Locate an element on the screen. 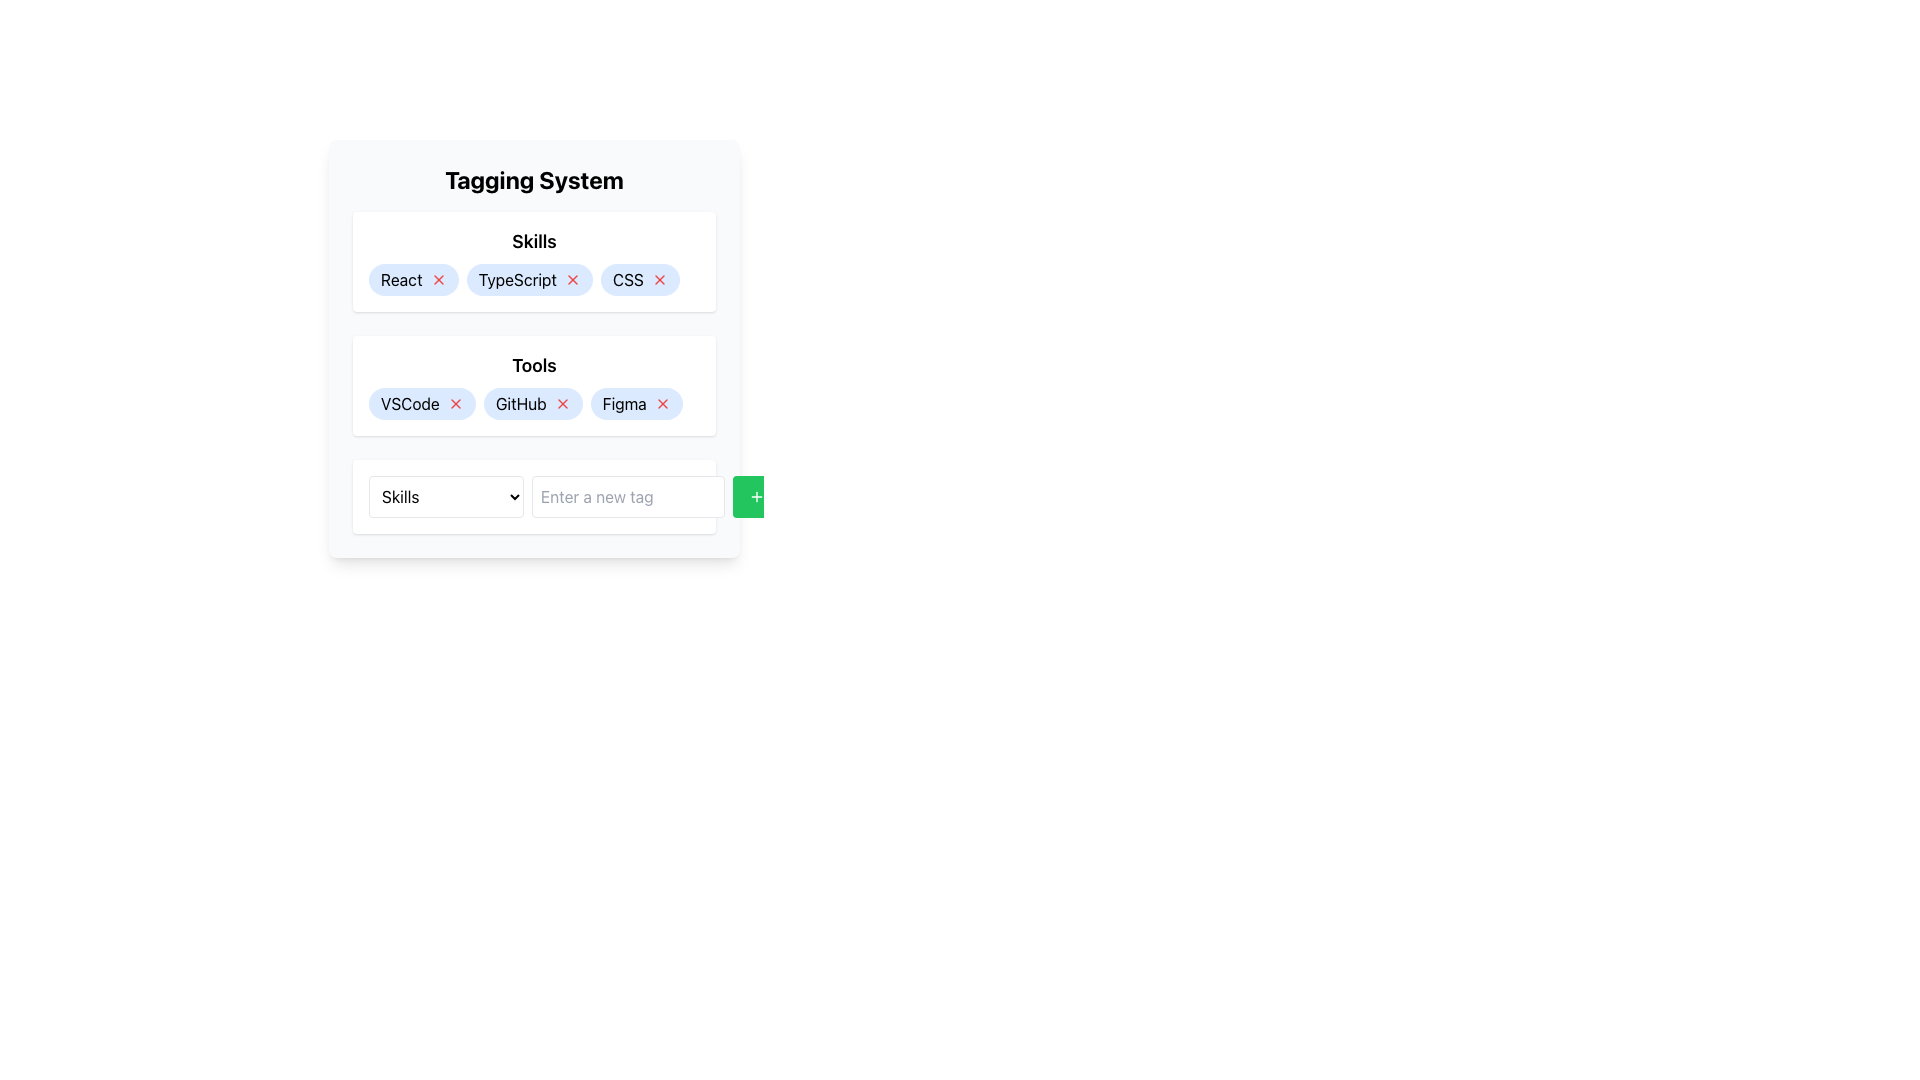 The width and height of the screenshot is (1920, 1080). the small red 'X' icon located within the blue badge labeled 'CSS' in the 'Skills' section is located at coordinates (659, 280).